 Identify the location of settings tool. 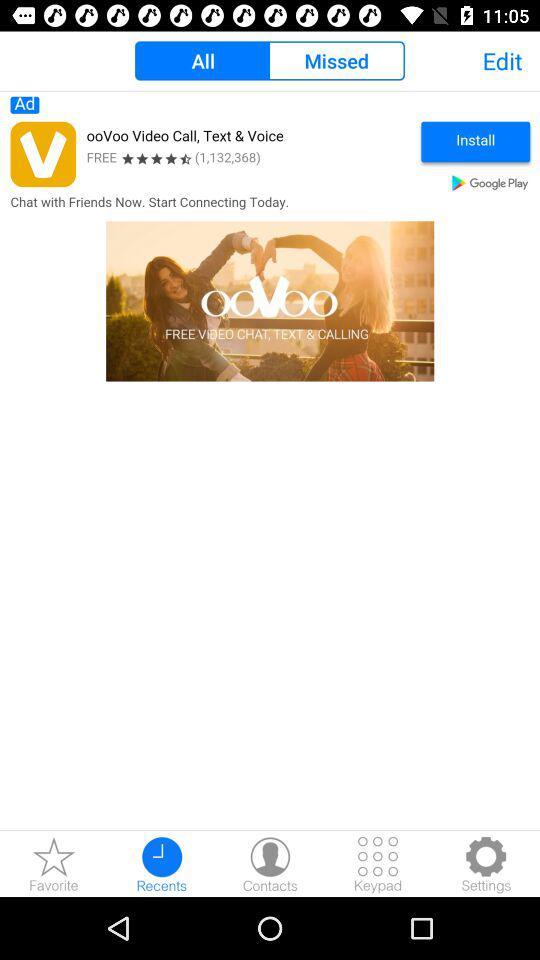
(485, 863).